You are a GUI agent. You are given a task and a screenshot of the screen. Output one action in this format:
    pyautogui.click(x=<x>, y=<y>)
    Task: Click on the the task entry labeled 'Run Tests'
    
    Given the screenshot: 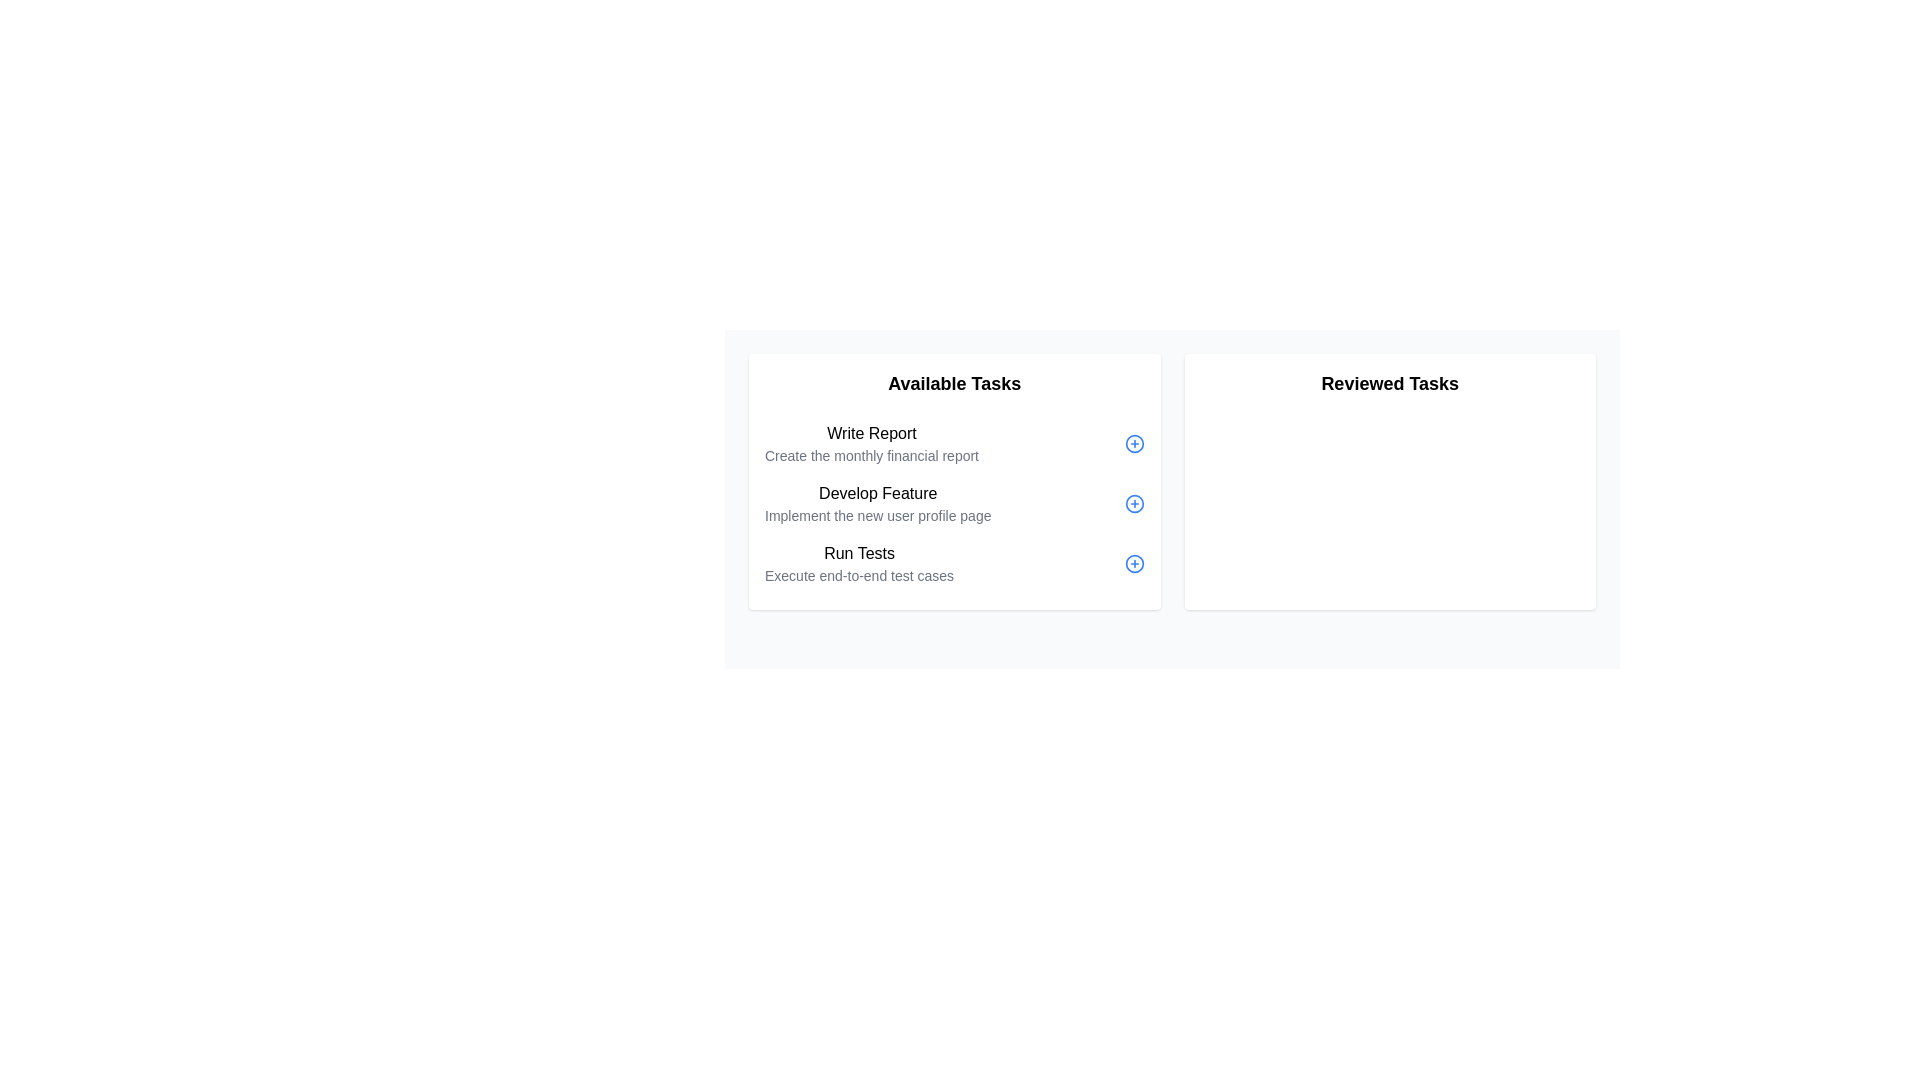 What is the action you would take?
    pyautogui.click(x=953, y=563)
    